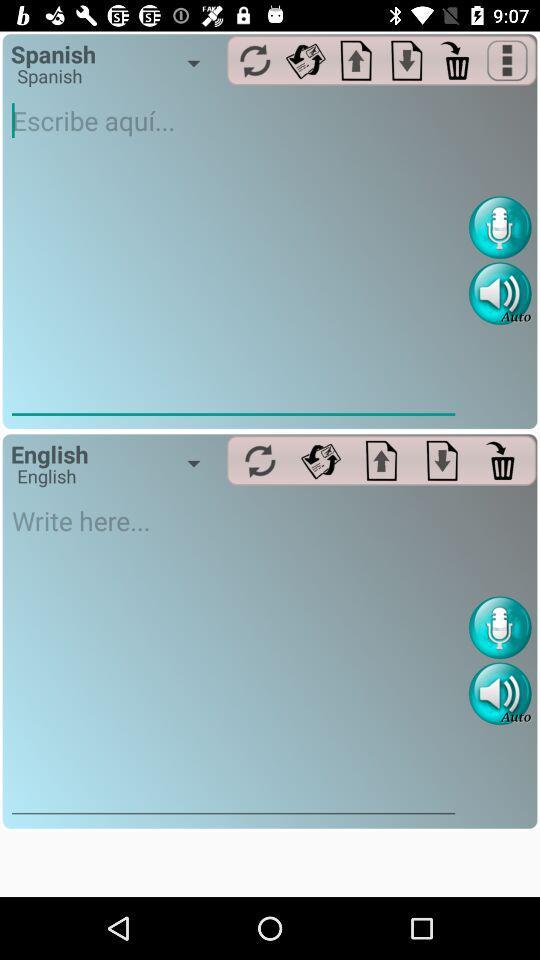 The width and height of the screenshot is (540, 960). I want to click on the arrow_downward icon, so click(406, 59).